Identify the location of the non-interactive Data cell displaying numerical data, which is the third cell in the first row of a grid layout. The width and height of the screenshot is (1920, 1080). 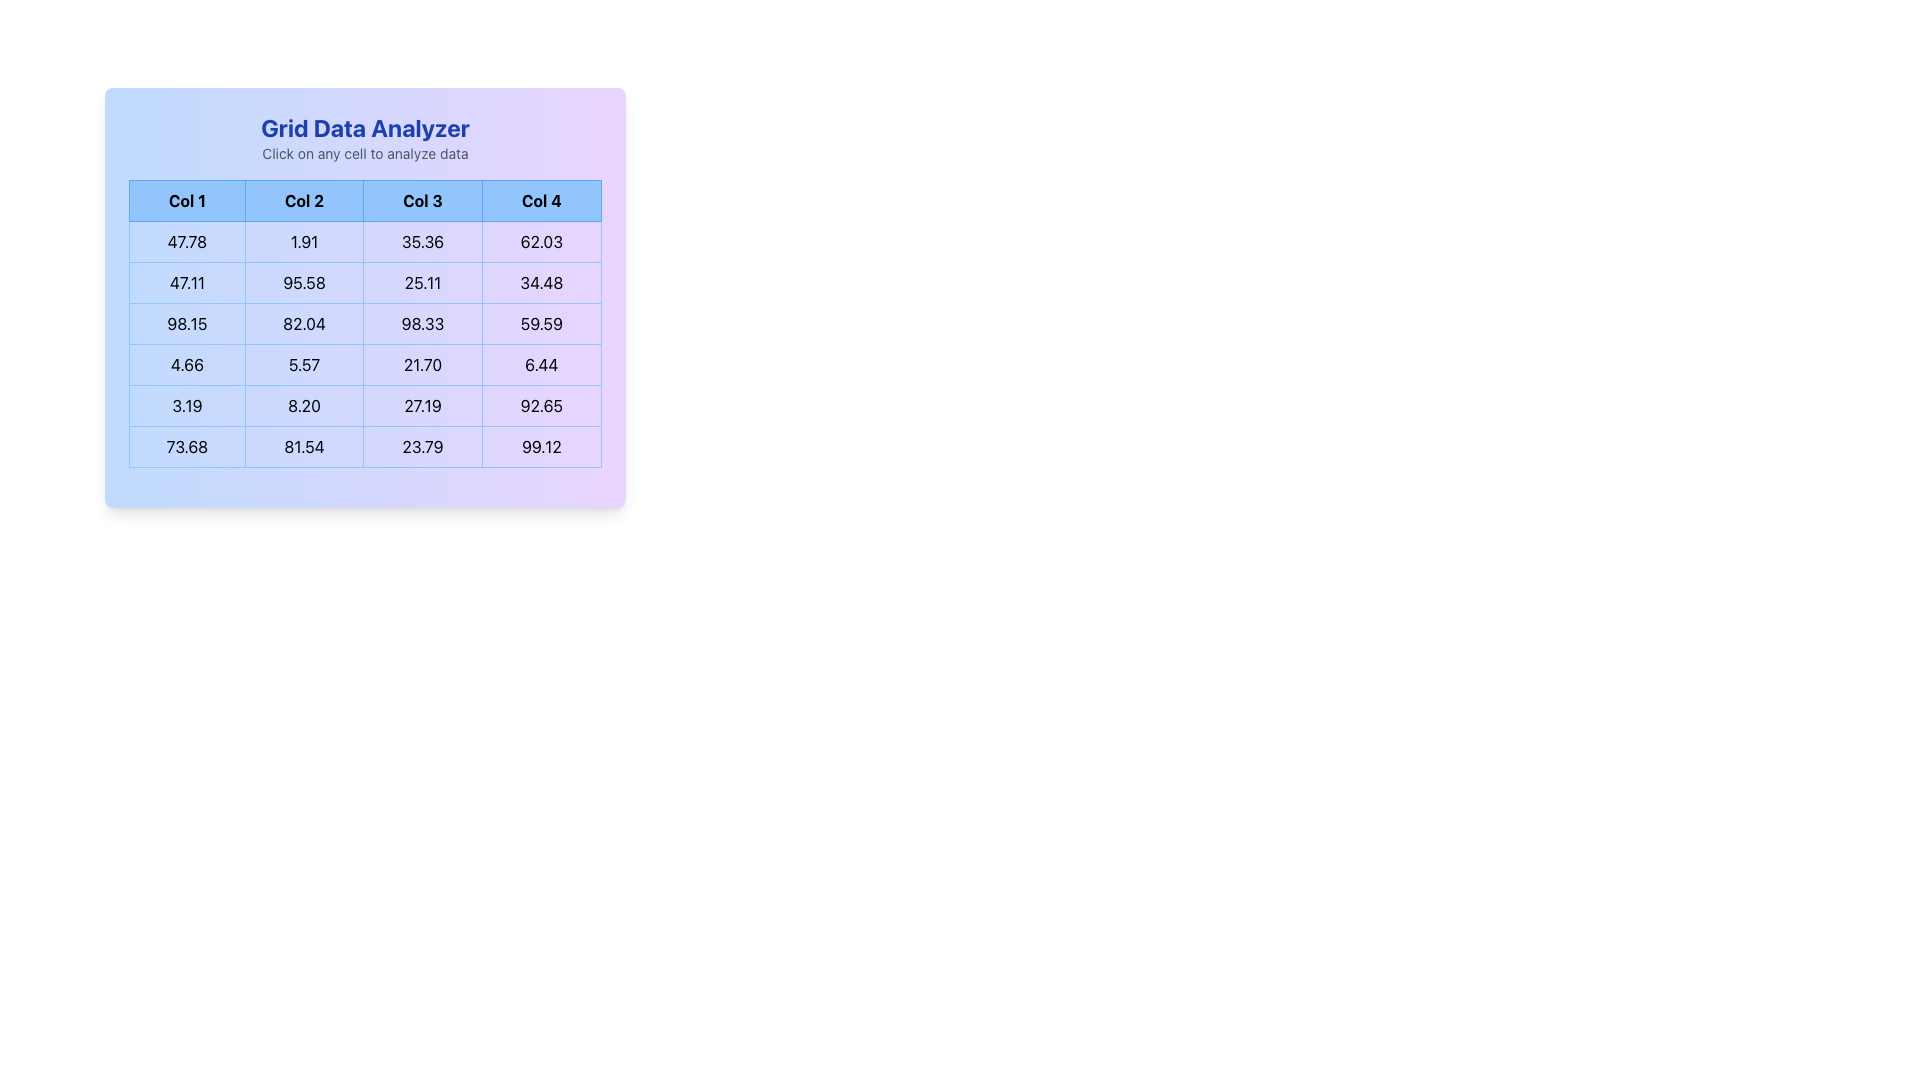
(421, 241).